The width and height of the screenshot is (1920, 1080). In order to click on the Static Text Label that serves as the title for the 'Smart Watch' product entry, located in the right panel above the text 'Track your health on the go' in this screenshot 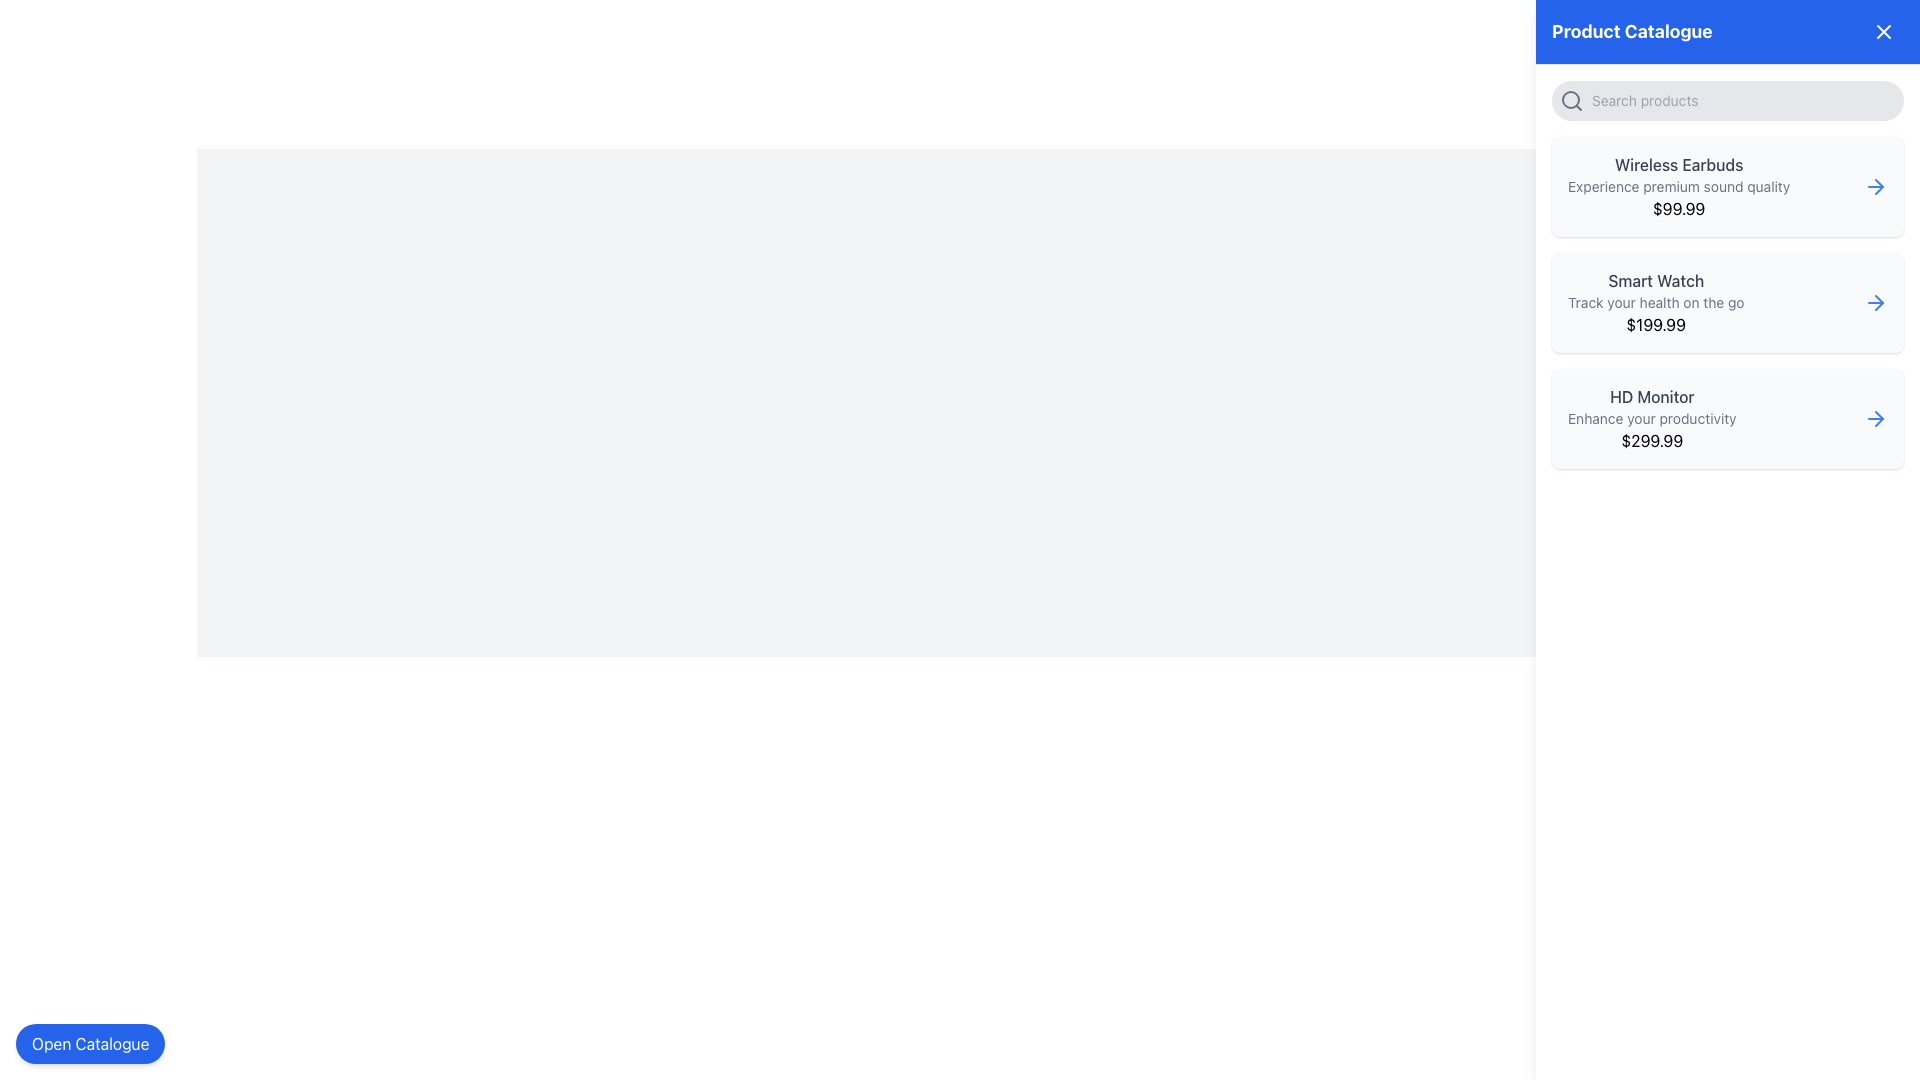, I will do `click(1656, 281)`.